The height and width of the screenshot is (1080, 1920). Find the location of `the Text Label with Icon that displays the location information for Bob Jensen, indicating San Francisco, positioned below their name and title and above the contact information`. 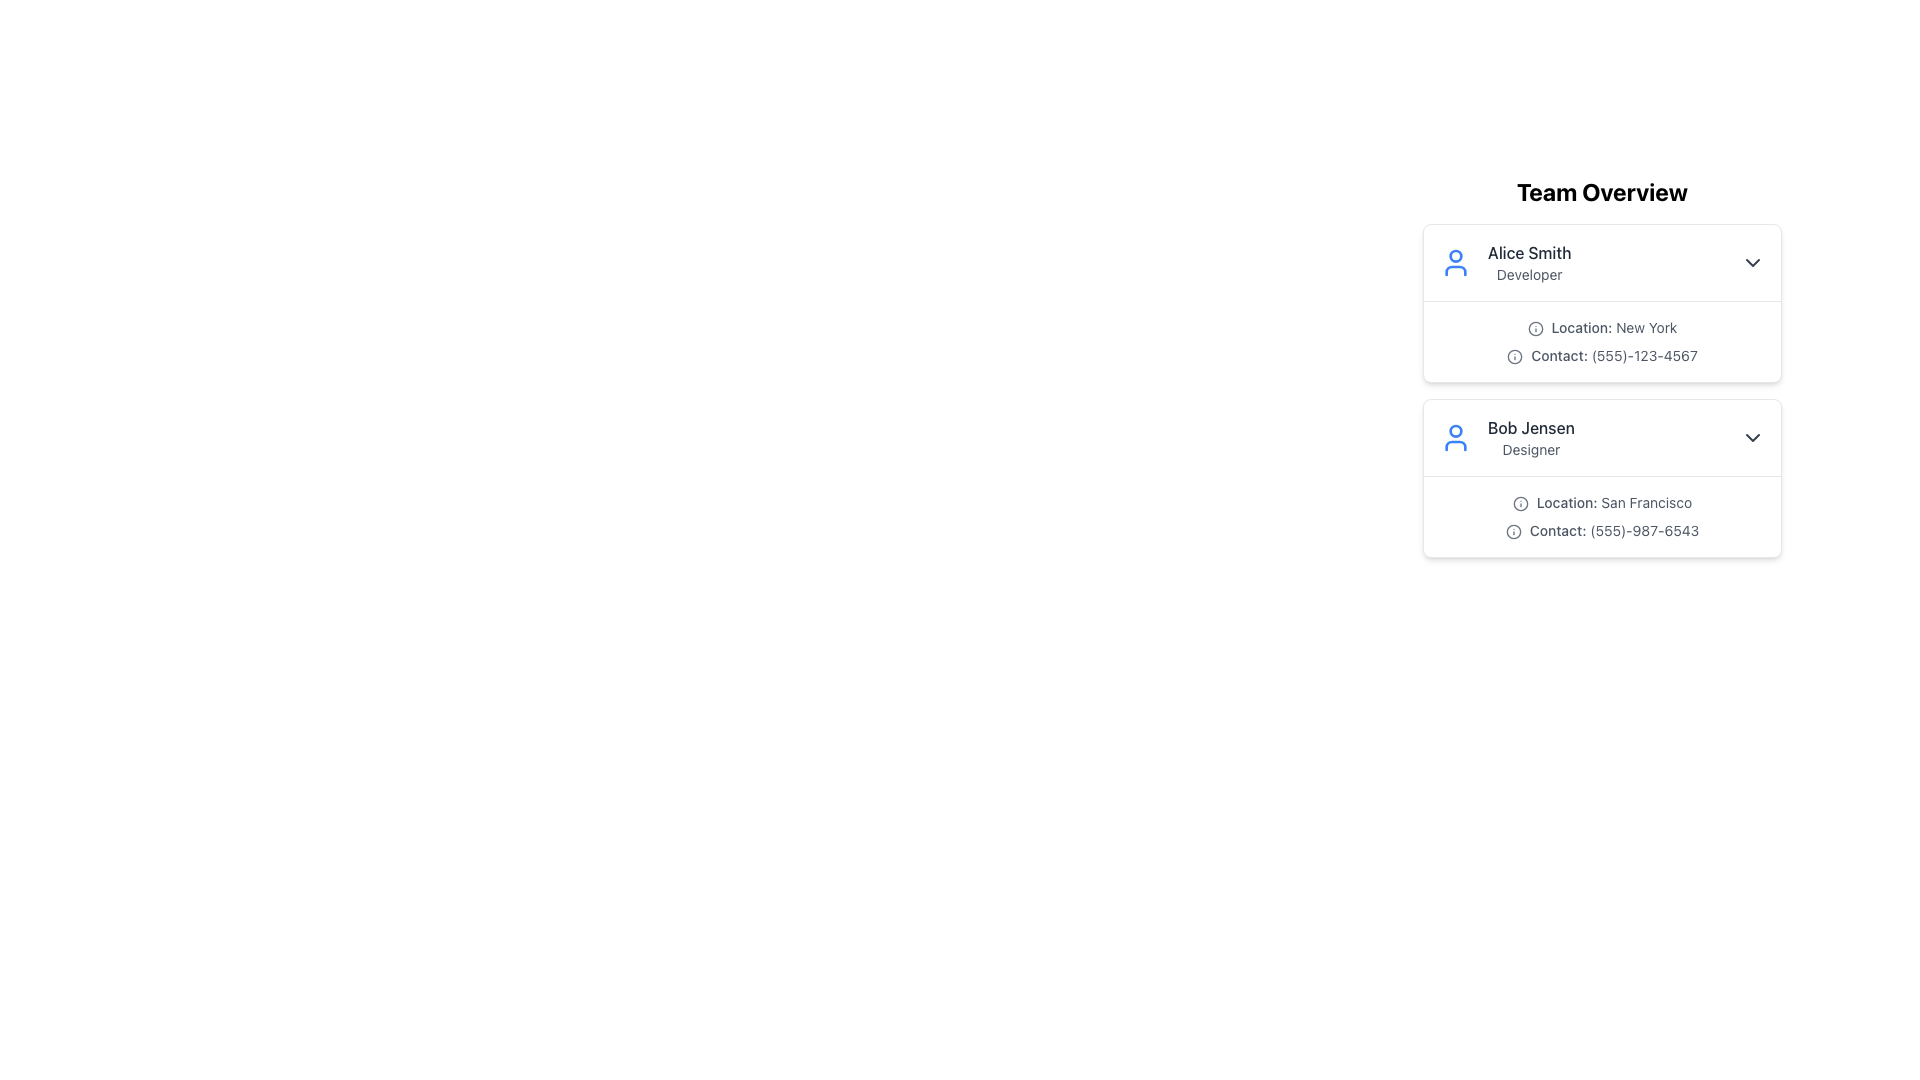

the Text Label with Icon that displays the location information for Bob Jensen, indicating San Francisco, positioned below their name and title and above the contact information is located at coordinates (1602, 501).